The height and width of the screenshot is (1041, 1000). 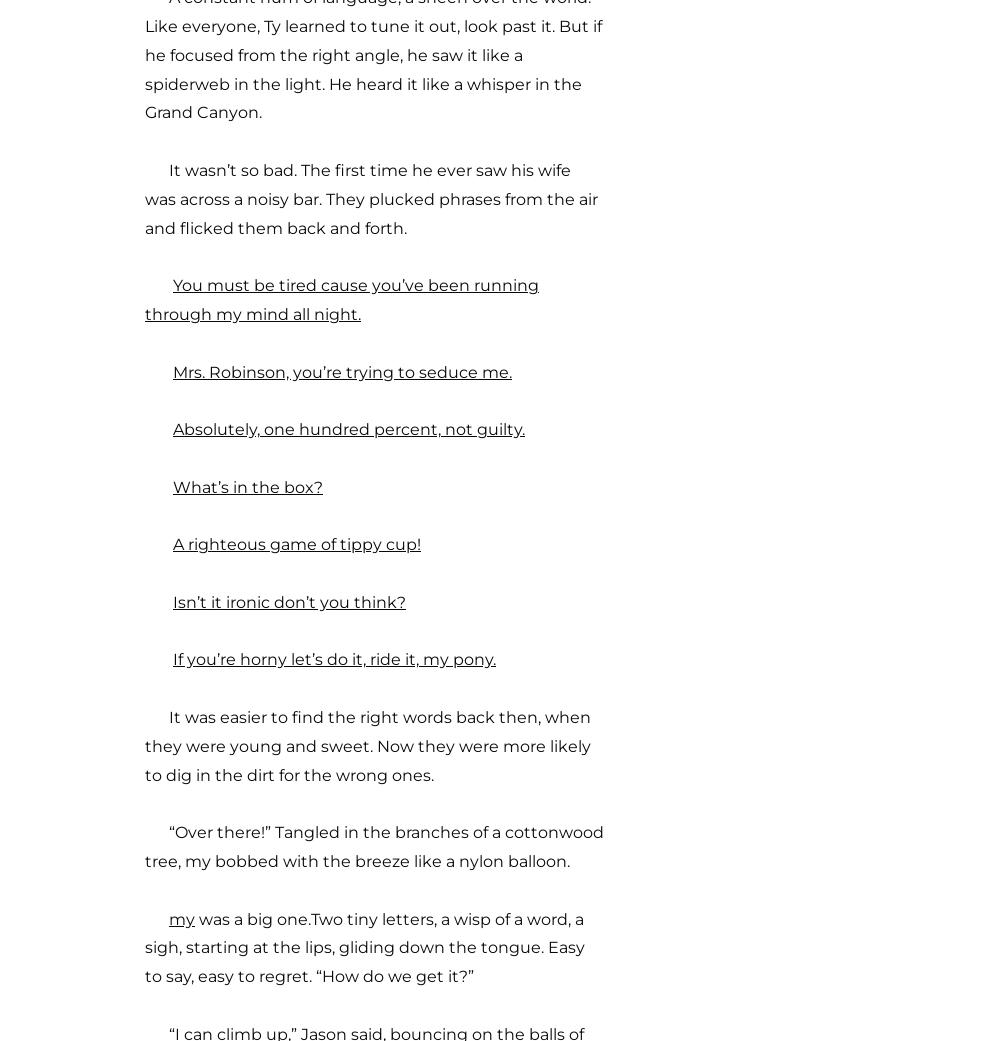 What do you see at coordinates (173, 428) in the screenshot?
I see `'Absolutely, one hundred percent, not guilty.'` at bounding box center [173, 428].